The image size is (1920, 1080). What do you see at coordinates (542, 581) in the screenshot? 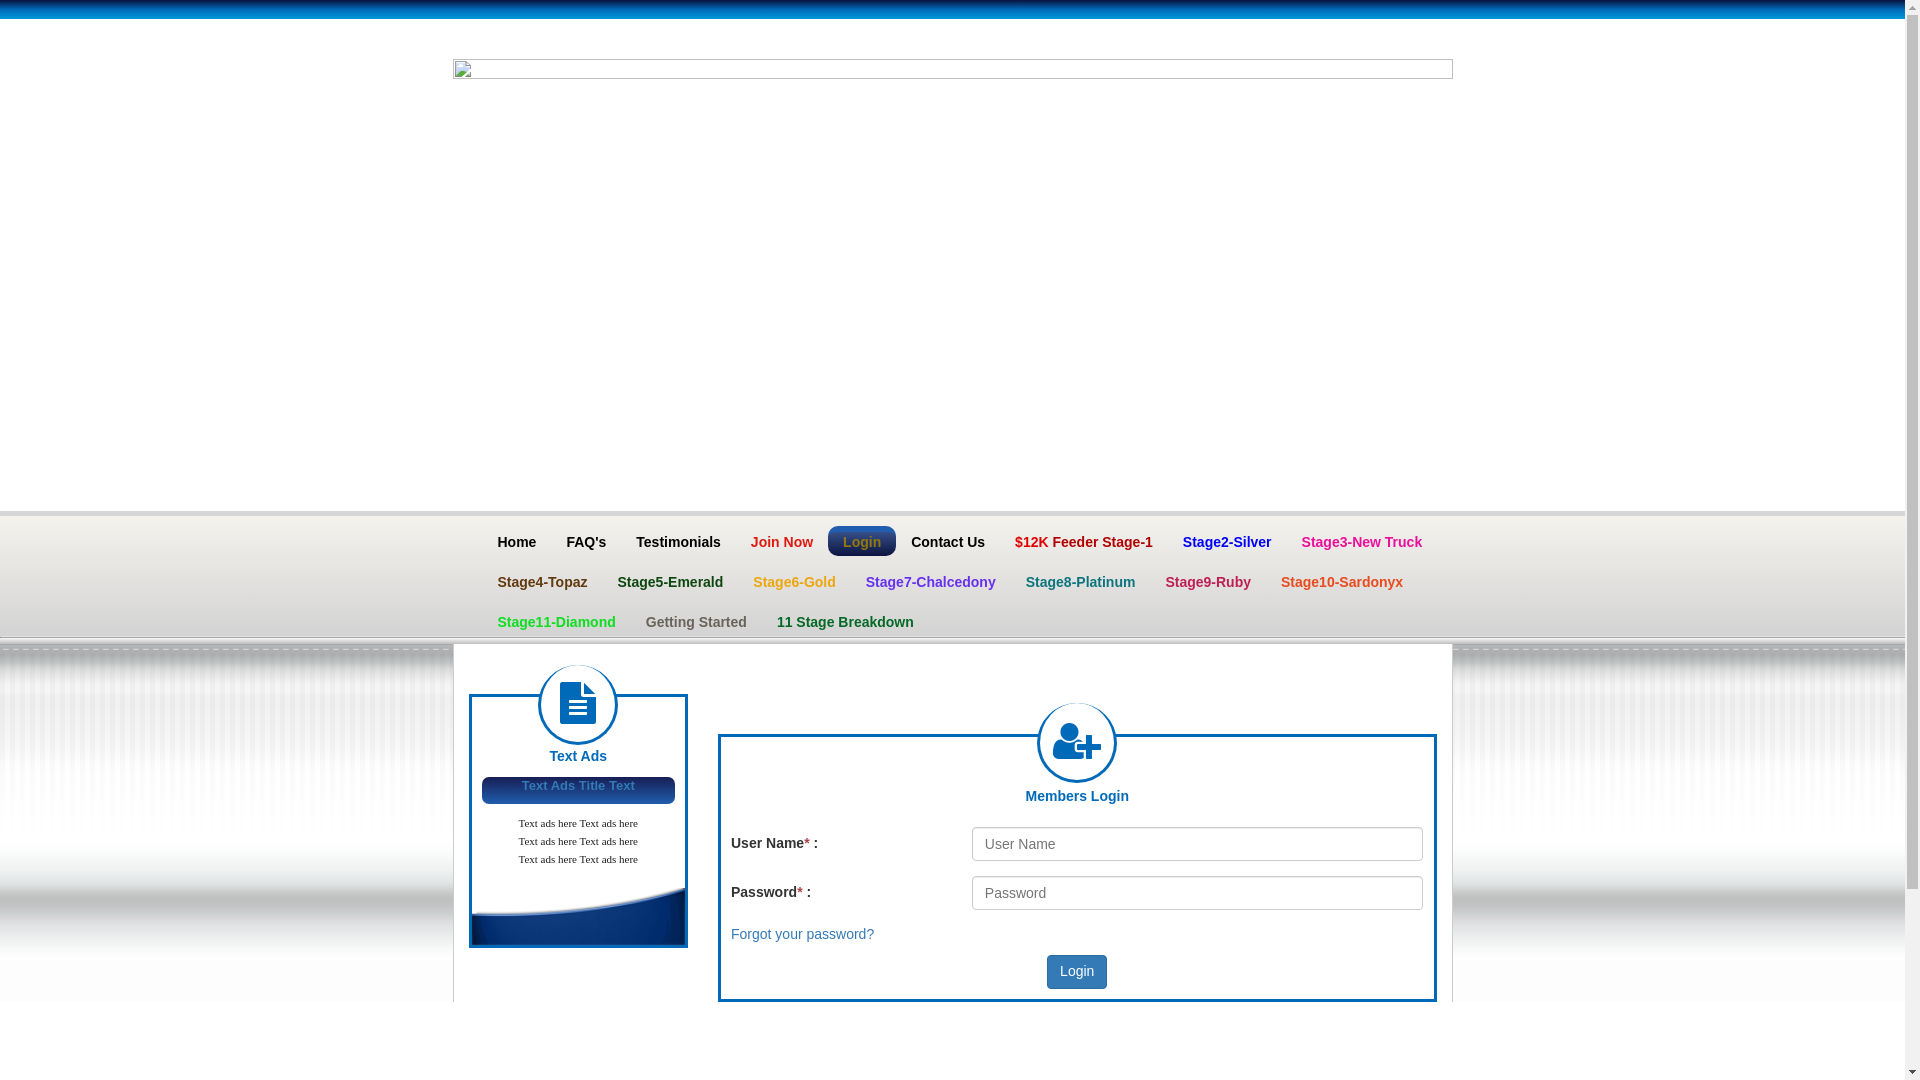
I see `'Stage4-Topaz'` at bounding box center [542, 581].